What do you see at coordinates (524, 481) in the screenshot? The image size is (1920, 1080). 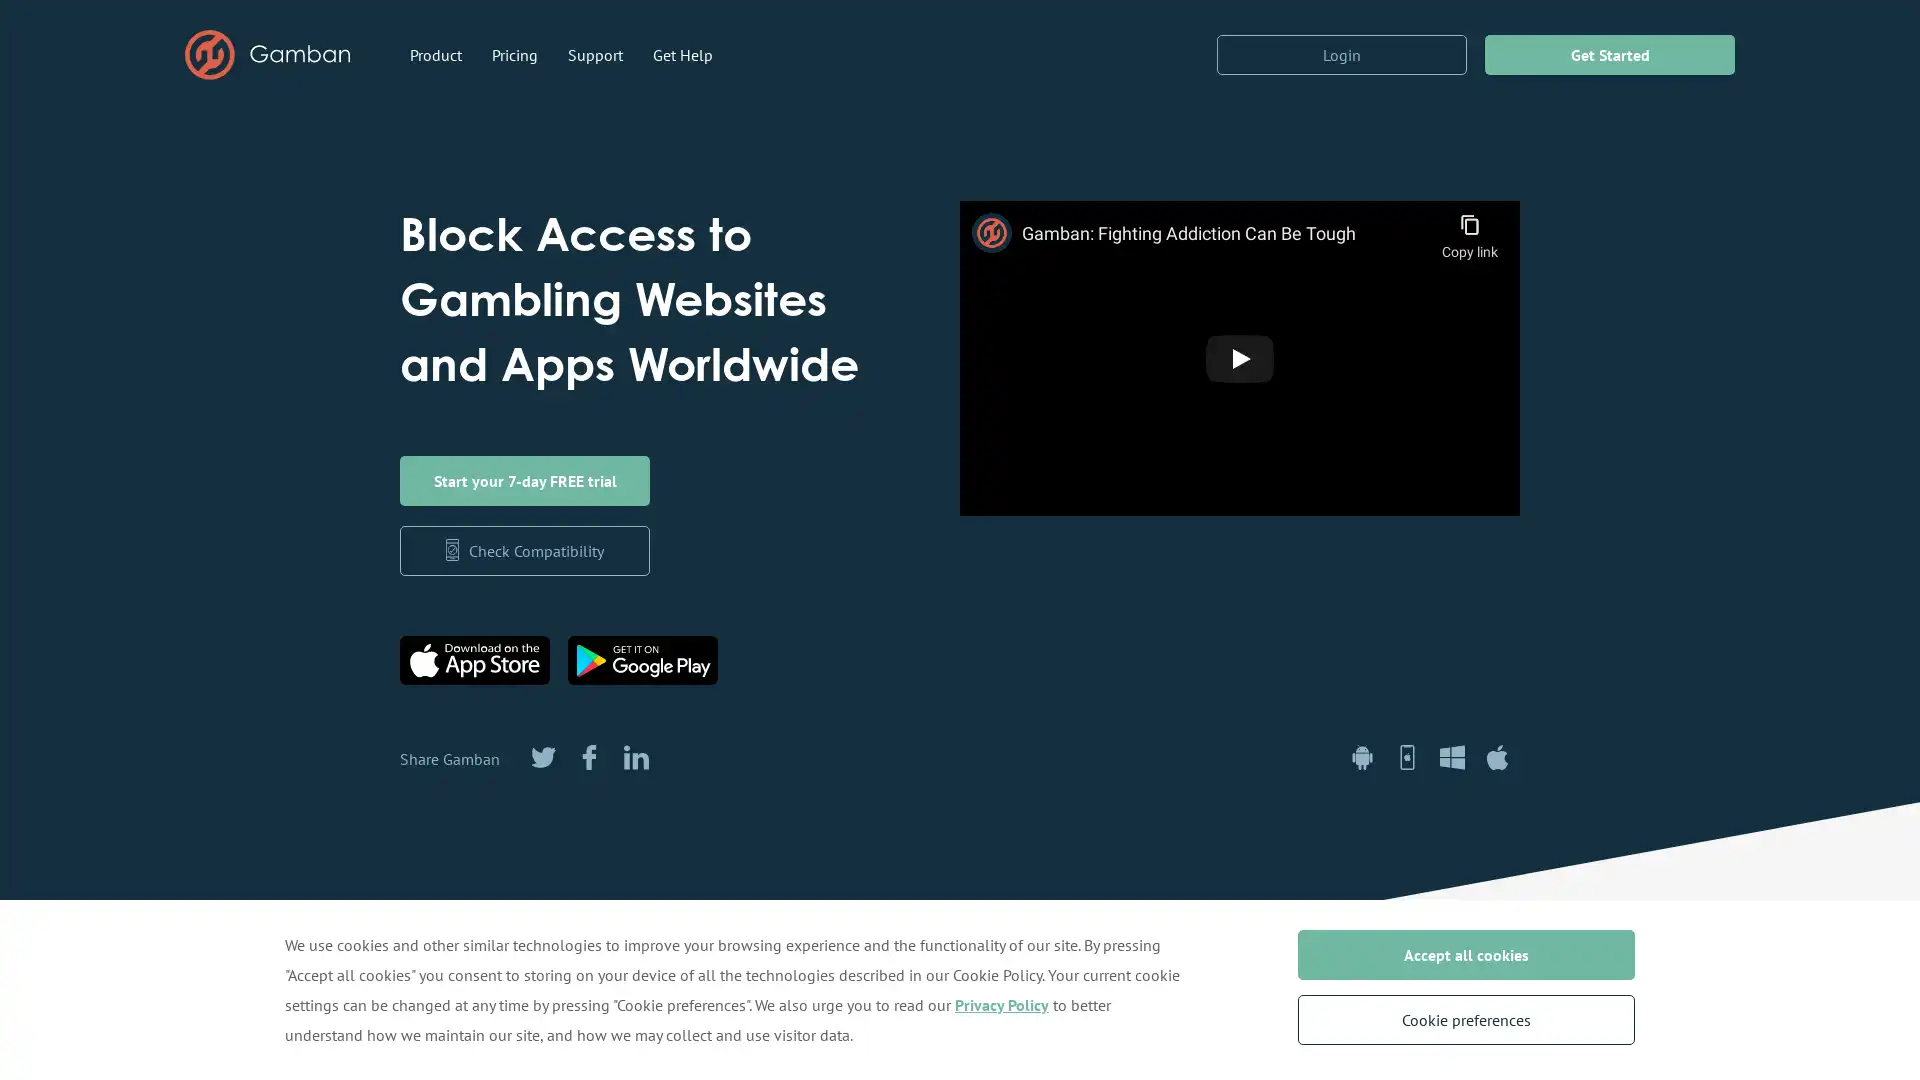 I see `Start Trial` at bounding box center [524, 481].